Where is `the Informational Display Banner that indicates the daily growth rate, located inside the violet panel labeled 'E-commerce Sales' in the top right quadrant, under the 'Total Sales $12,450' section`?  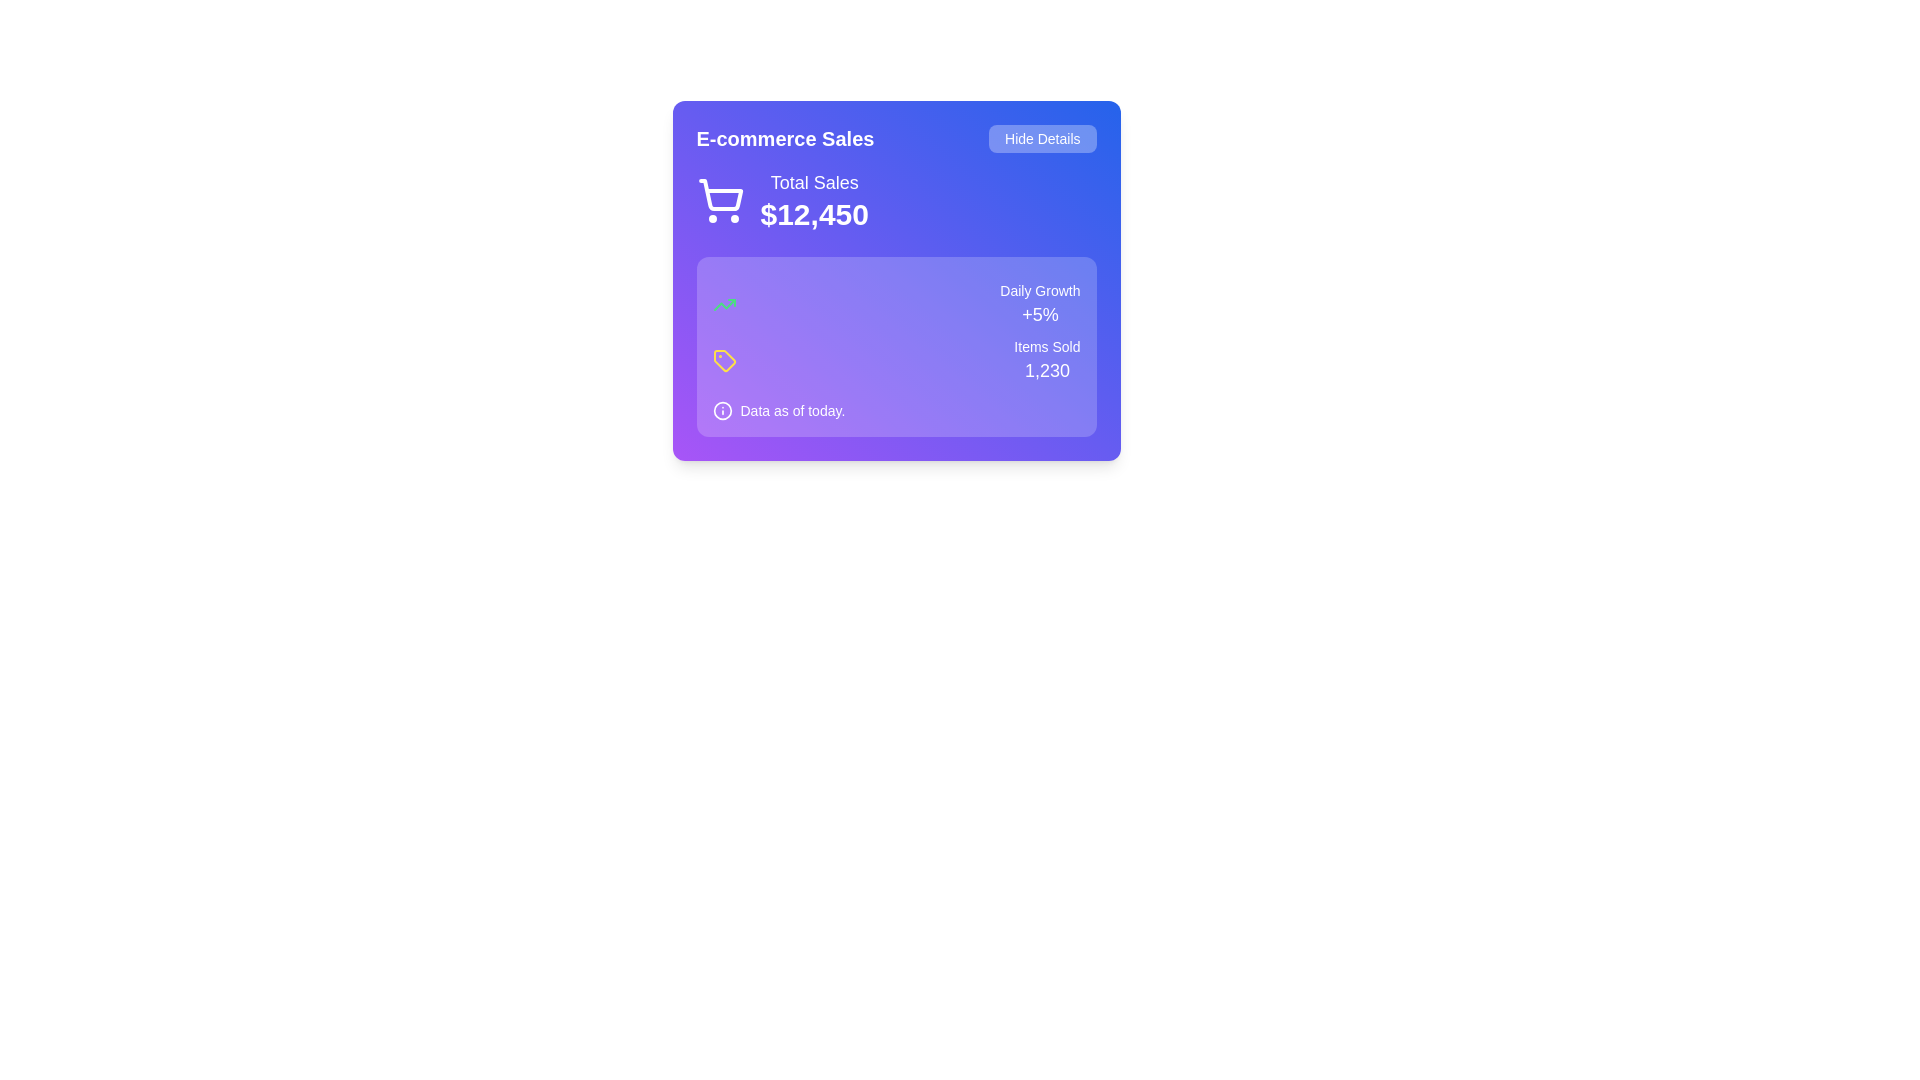
the Informational Display Banner that indicates the daily growth rate, located inside the violet panel labeled 'E-commerce Sales' in the top right quadrant, under the 'Total Sales $12,450' section is located at coordinates (895, 304).